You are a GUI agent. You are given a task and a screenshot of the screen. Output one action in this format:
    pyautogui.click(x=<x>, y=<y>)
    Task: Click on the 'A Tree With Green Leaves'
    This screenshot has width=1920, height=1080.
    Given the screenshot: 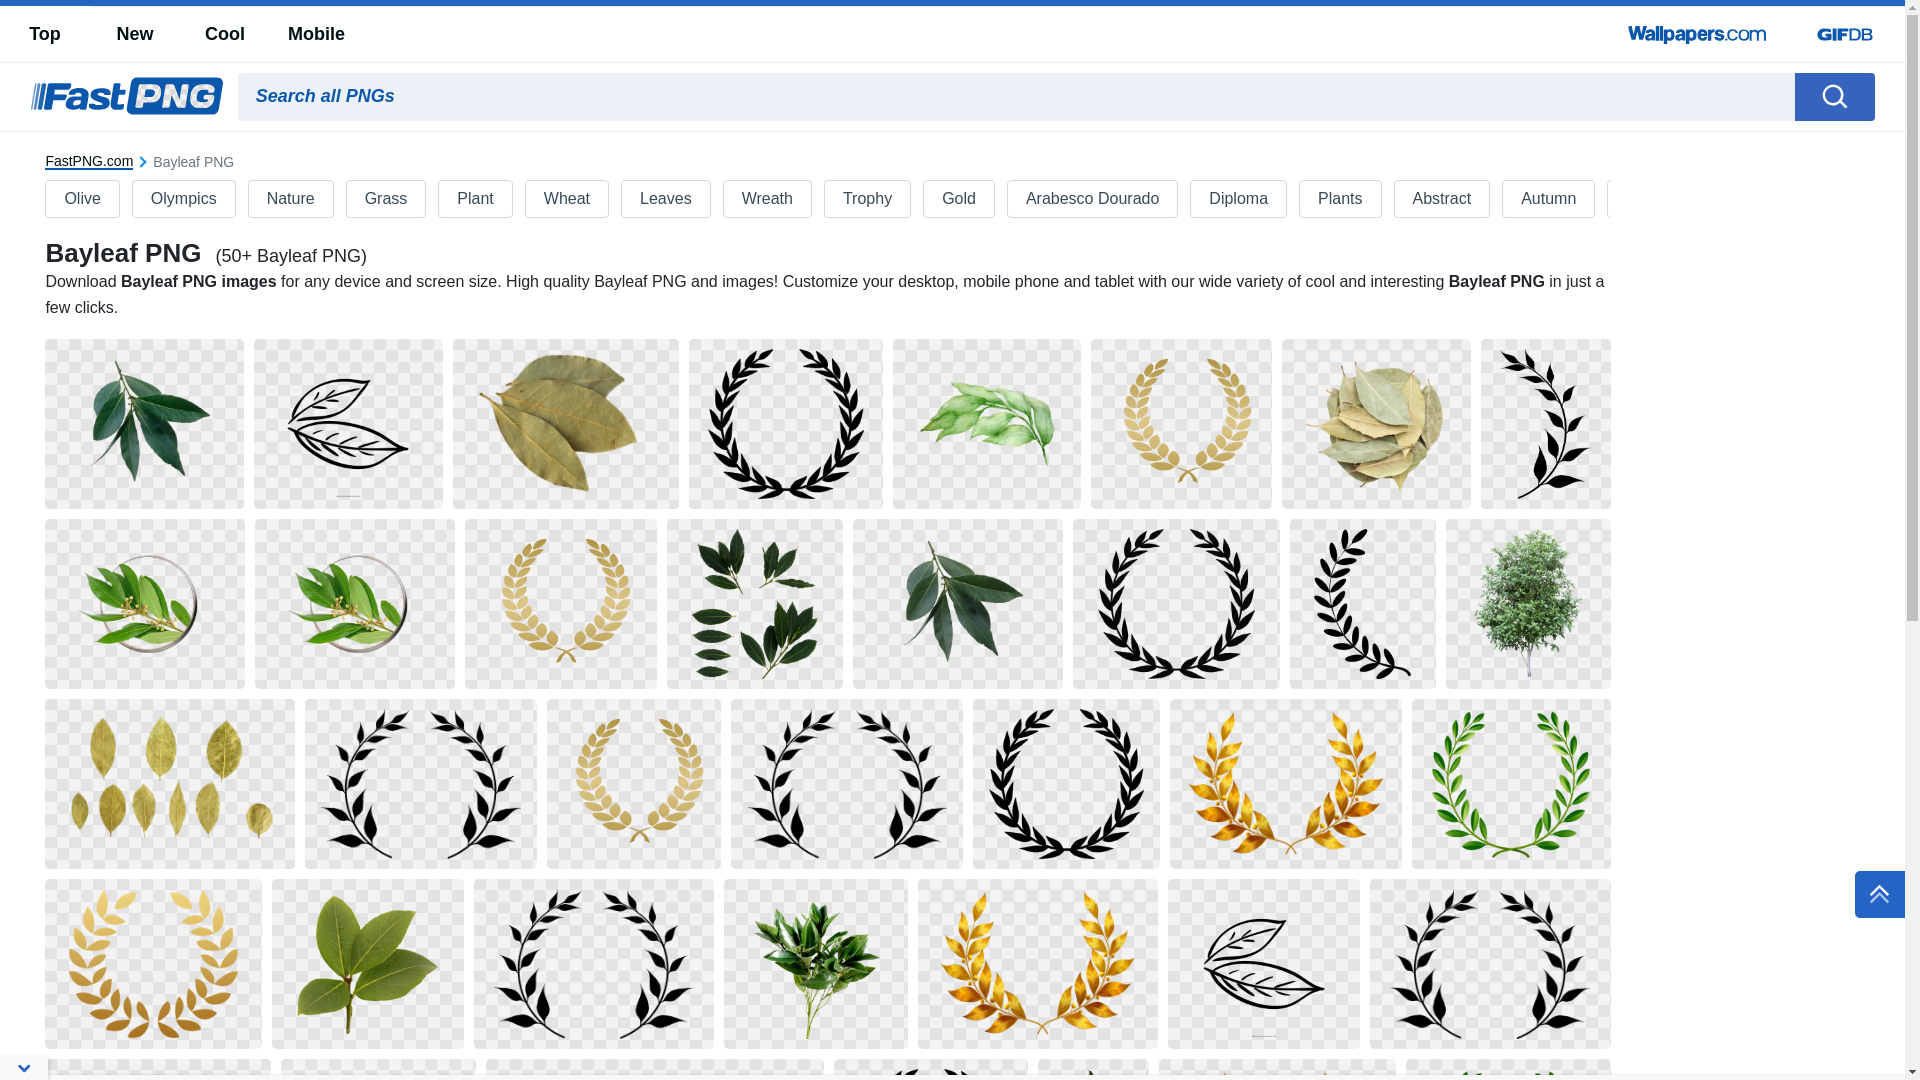 What is the action you would take?
    pyautogui.click(x=1527, y=603)
    